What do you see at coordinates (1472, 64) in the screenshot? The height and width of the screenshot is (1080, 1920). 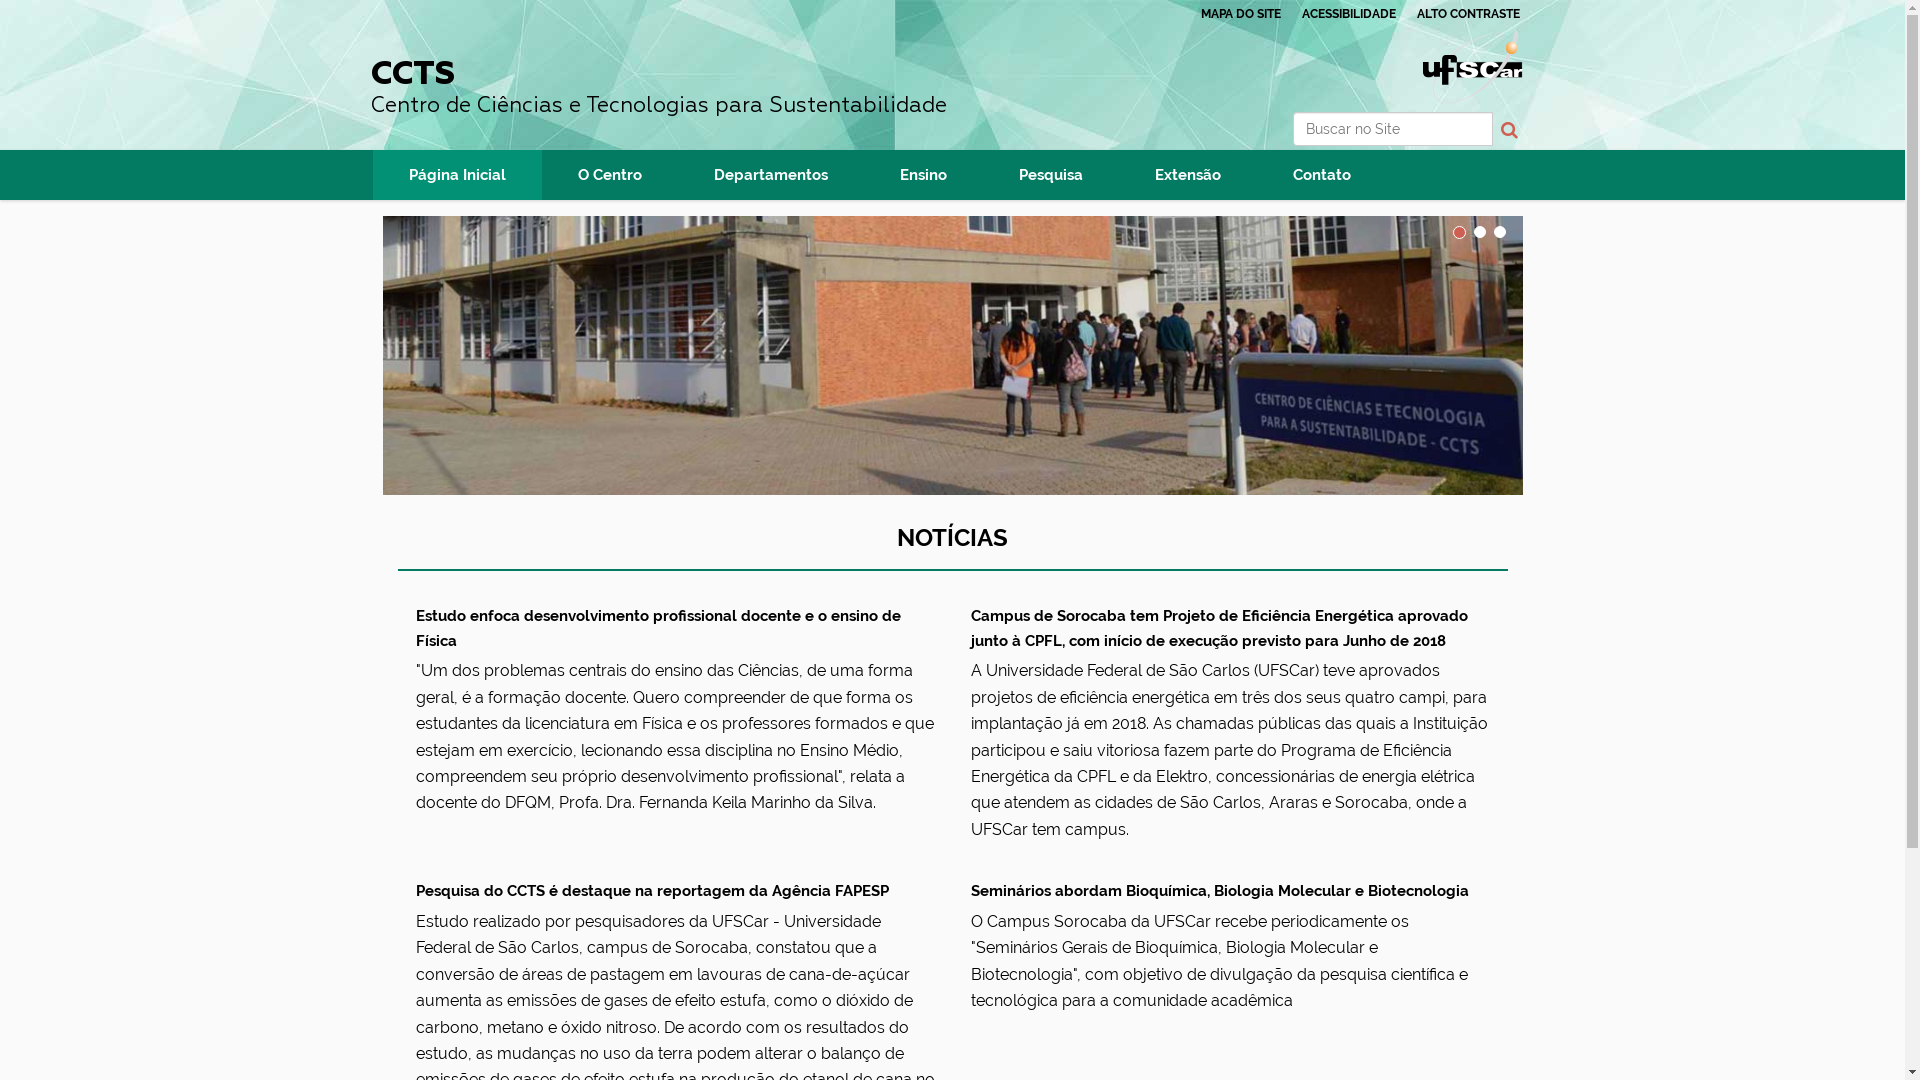 I see `'Portal UFSCar'` at bounding box center [1472, 64].